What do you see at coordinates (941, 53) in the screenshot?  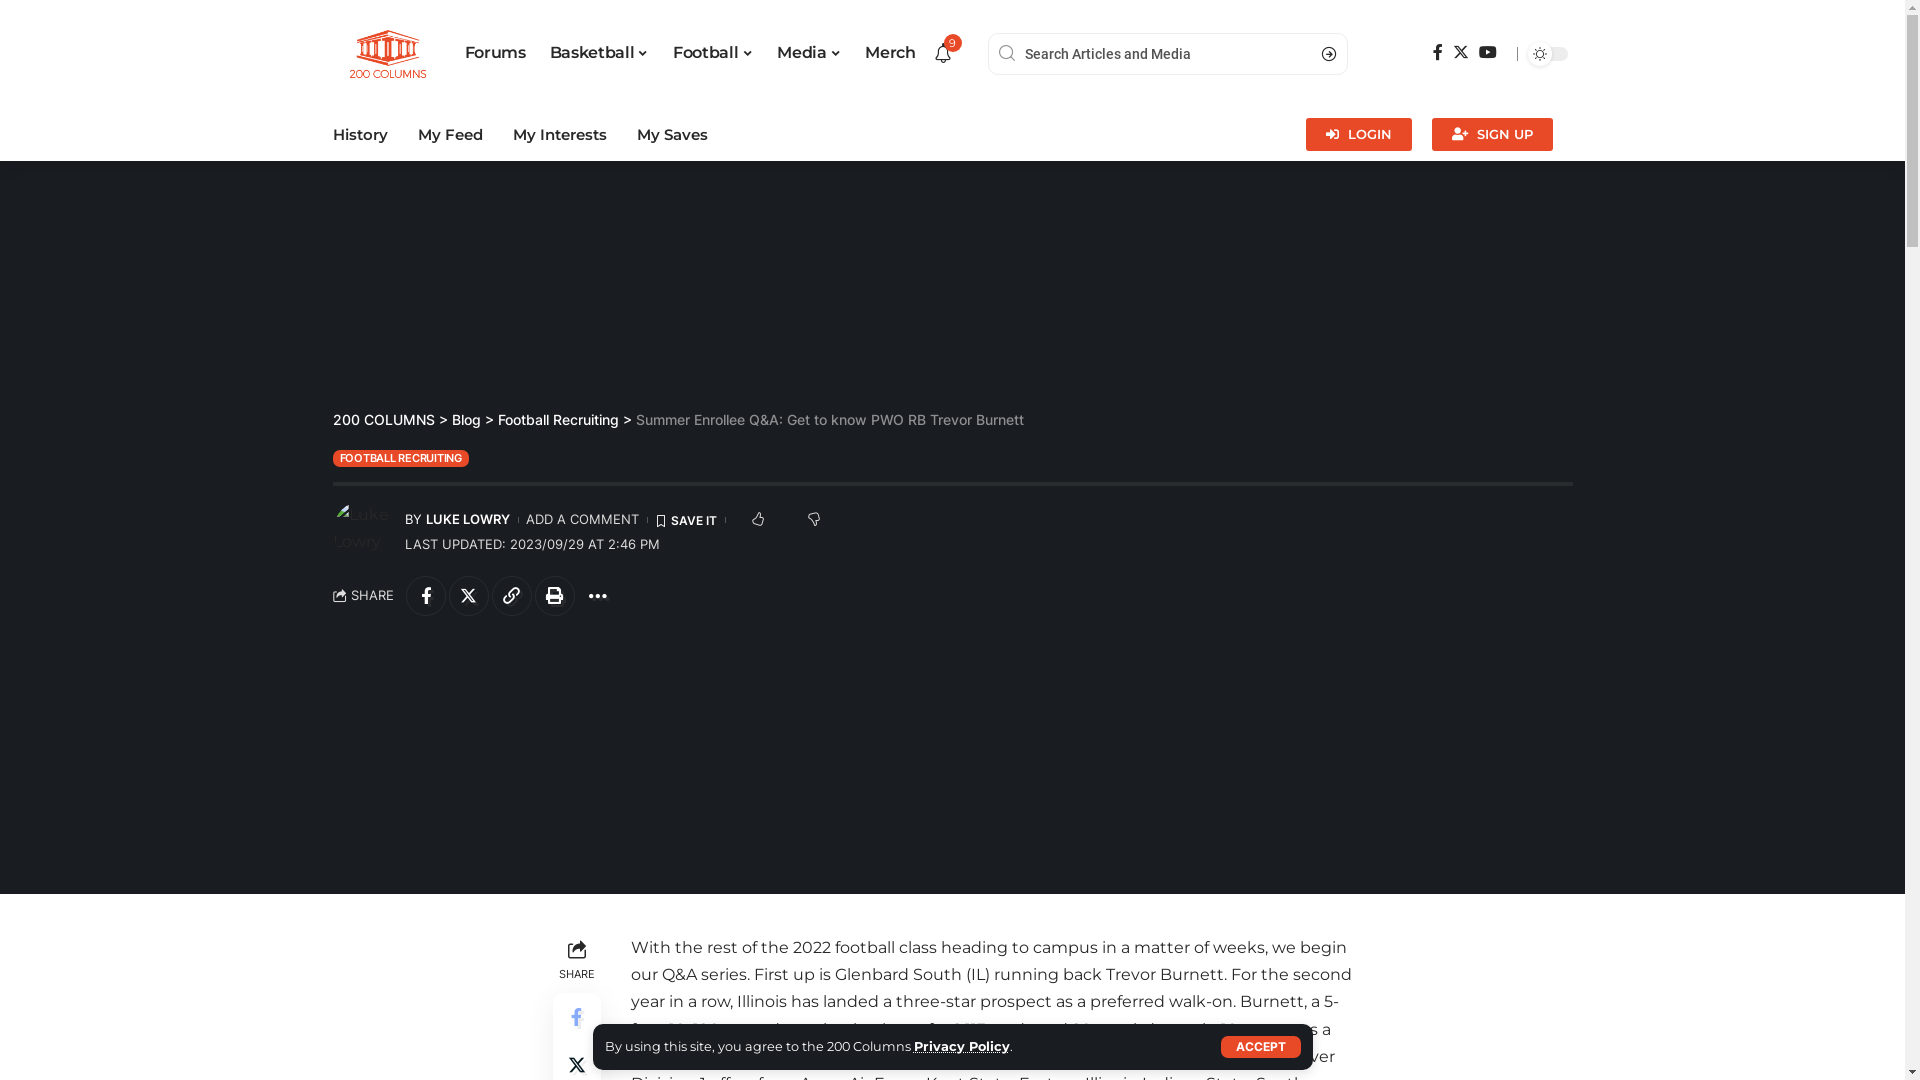 I see `'9'` at bounding box center [941, 53].